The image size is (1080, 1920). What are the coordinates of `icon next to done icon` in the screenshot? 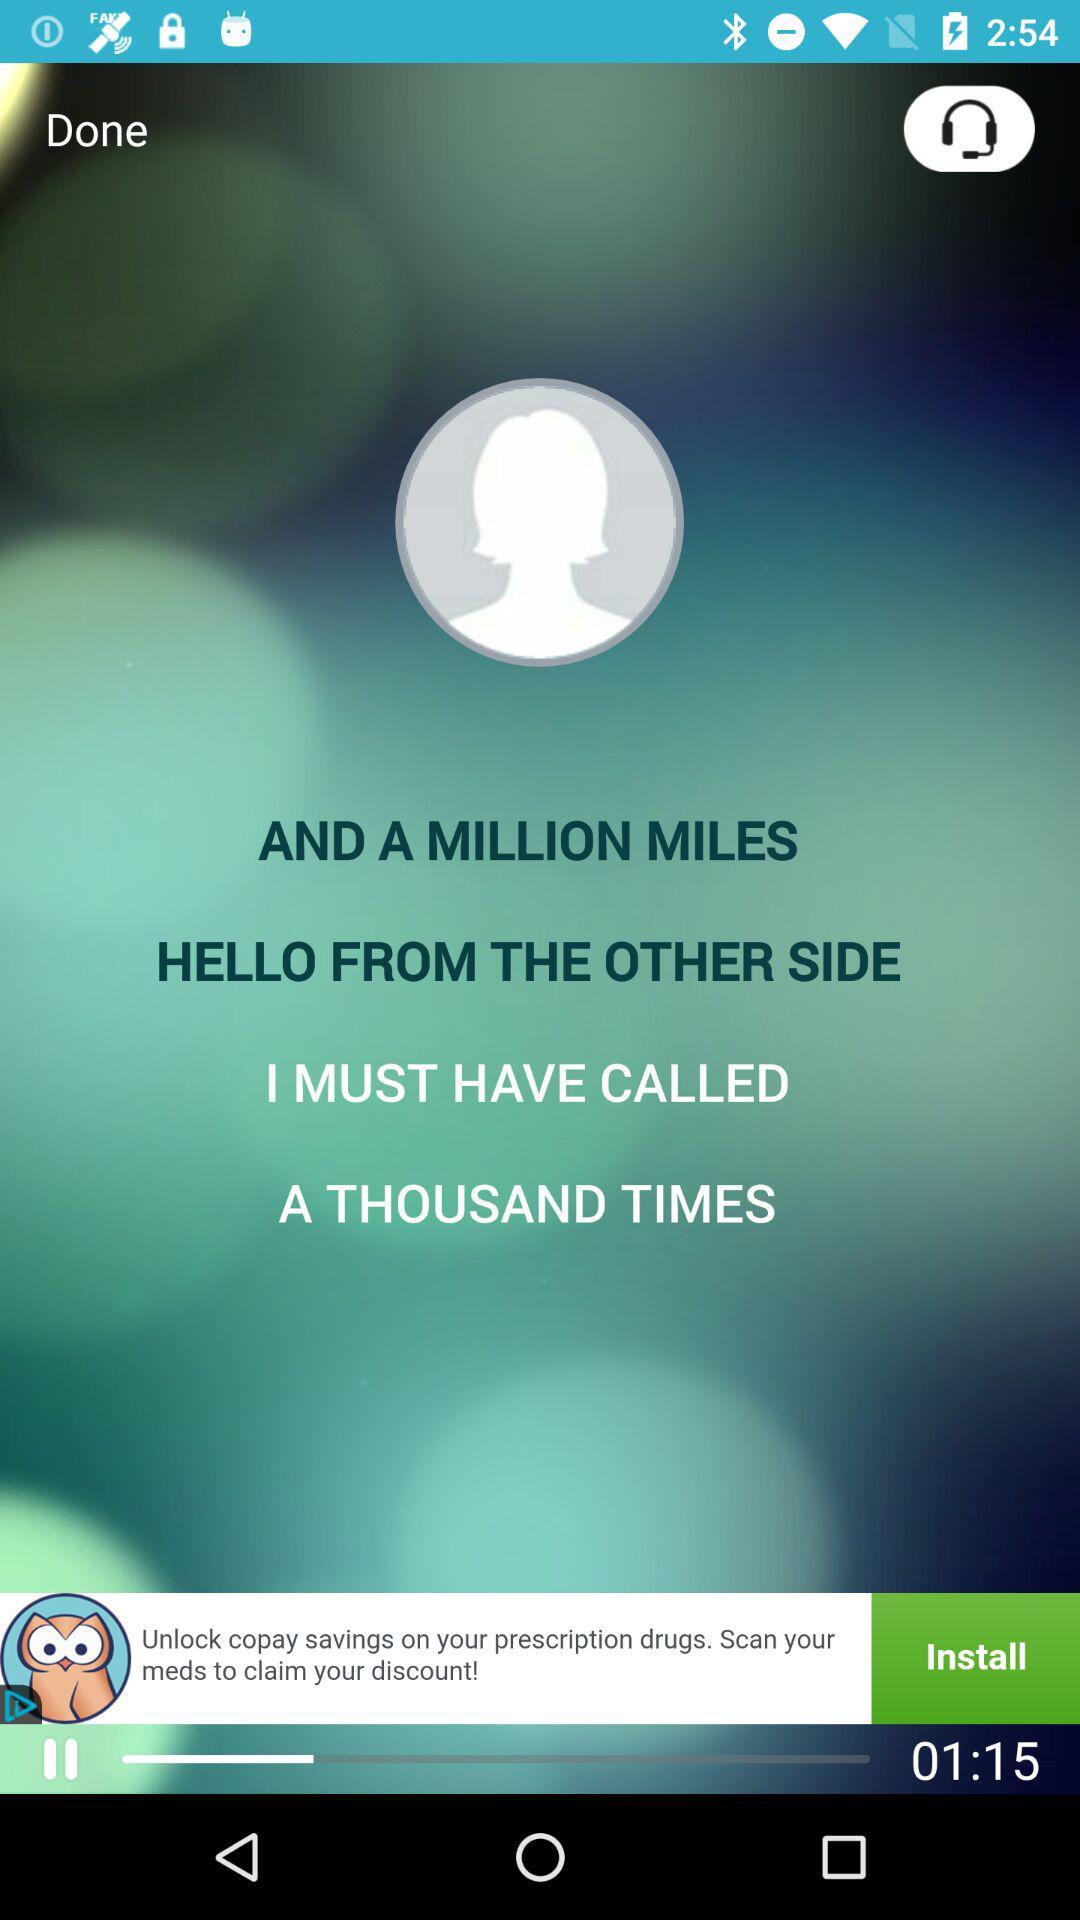 It's located at (968, 127).